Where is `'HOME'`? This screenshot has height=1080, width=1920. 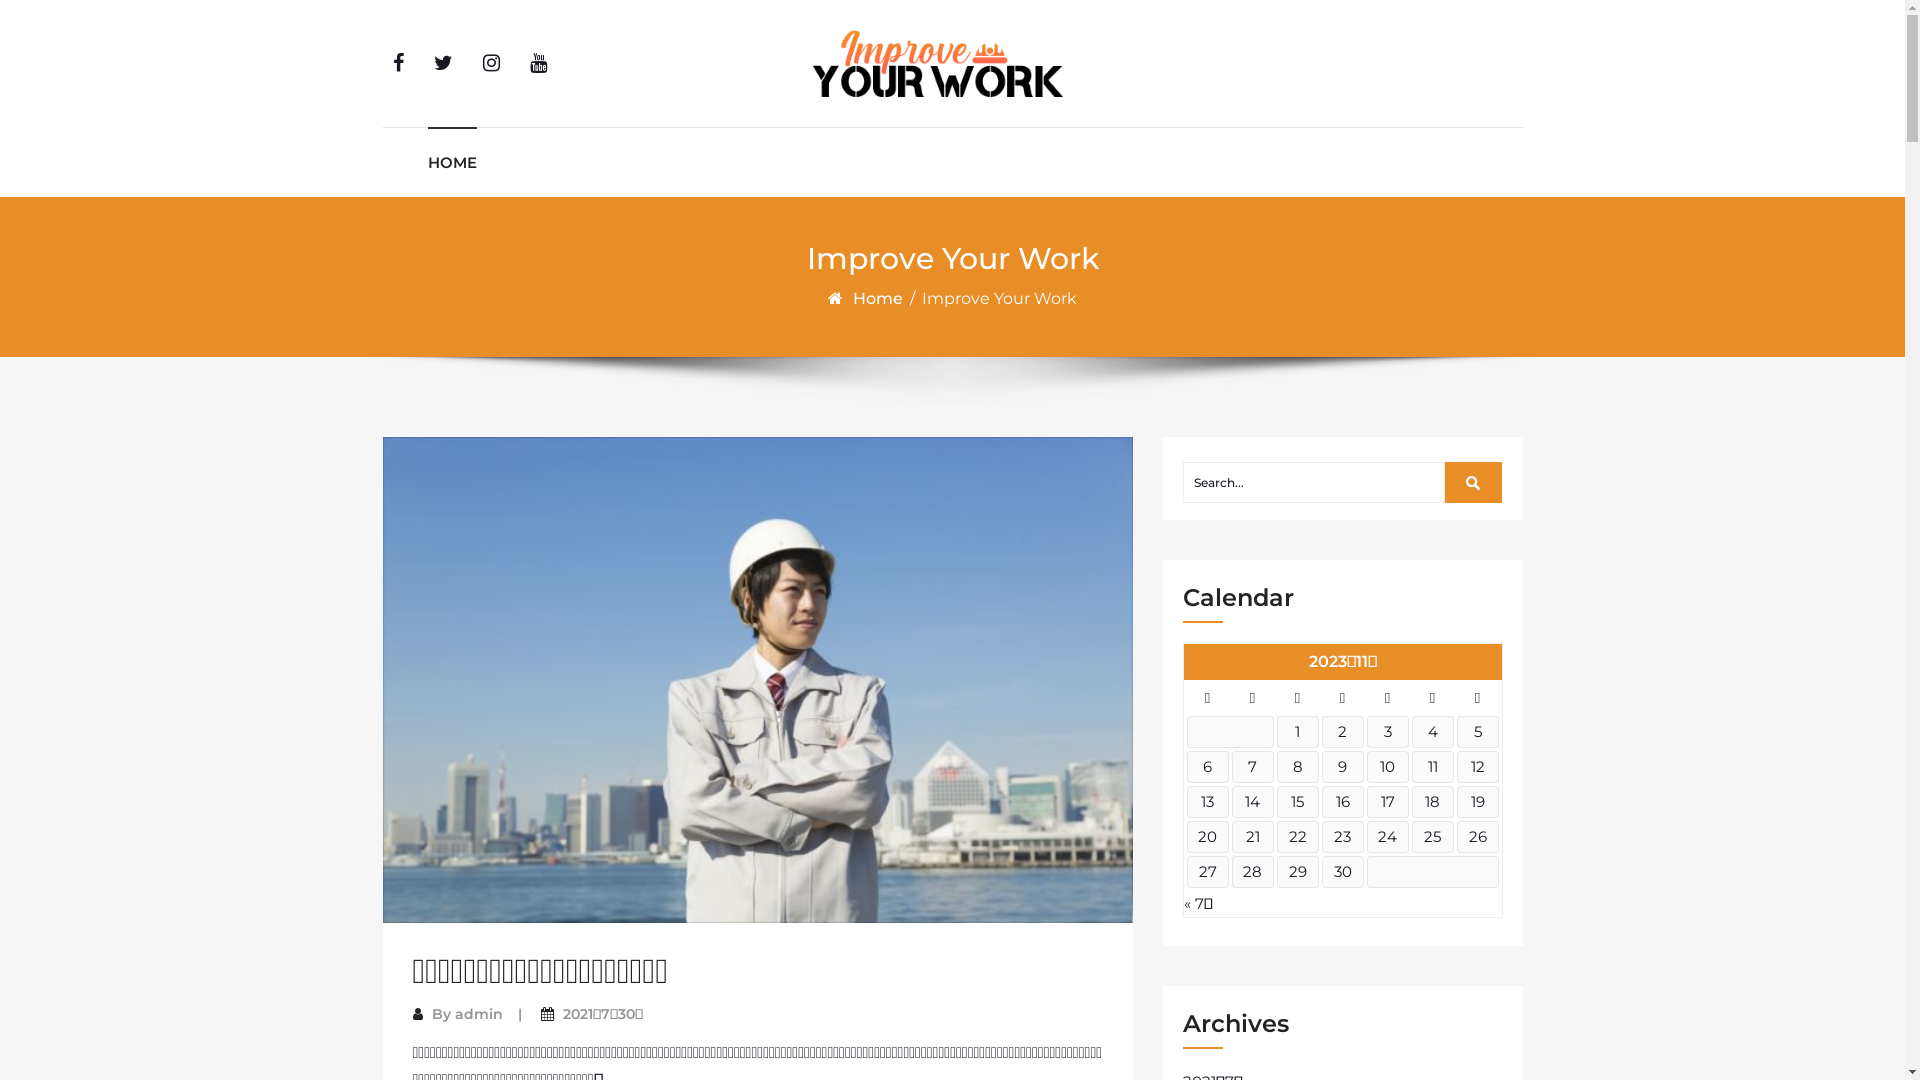 'HOME' is located at coordinates (451, 161).